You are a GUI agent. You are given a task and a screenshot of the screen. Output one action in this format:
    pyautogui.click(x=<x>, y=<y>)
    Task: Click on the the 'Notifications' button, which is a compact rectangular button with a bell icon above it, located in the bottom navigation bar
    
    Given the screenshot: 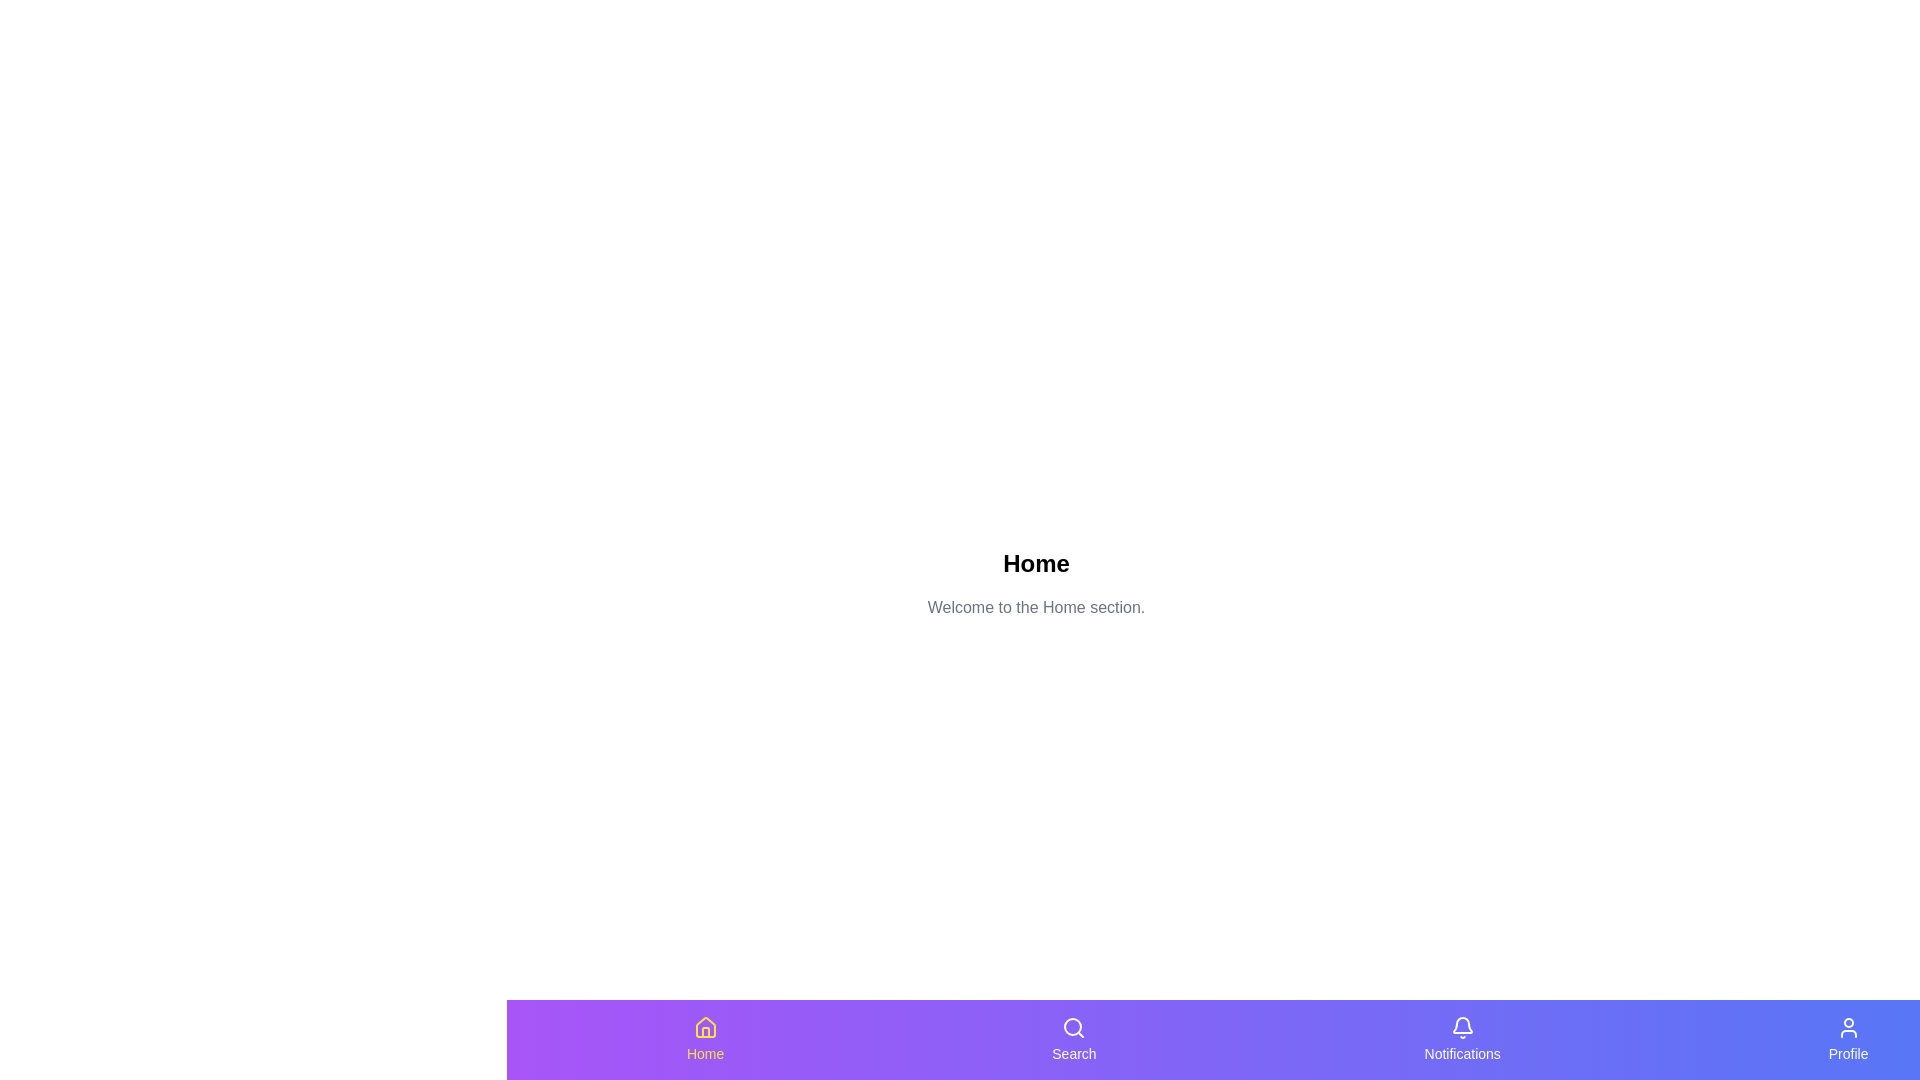 What is the action you would take?
    pyautogui.click(x=1462, y=1039)
    